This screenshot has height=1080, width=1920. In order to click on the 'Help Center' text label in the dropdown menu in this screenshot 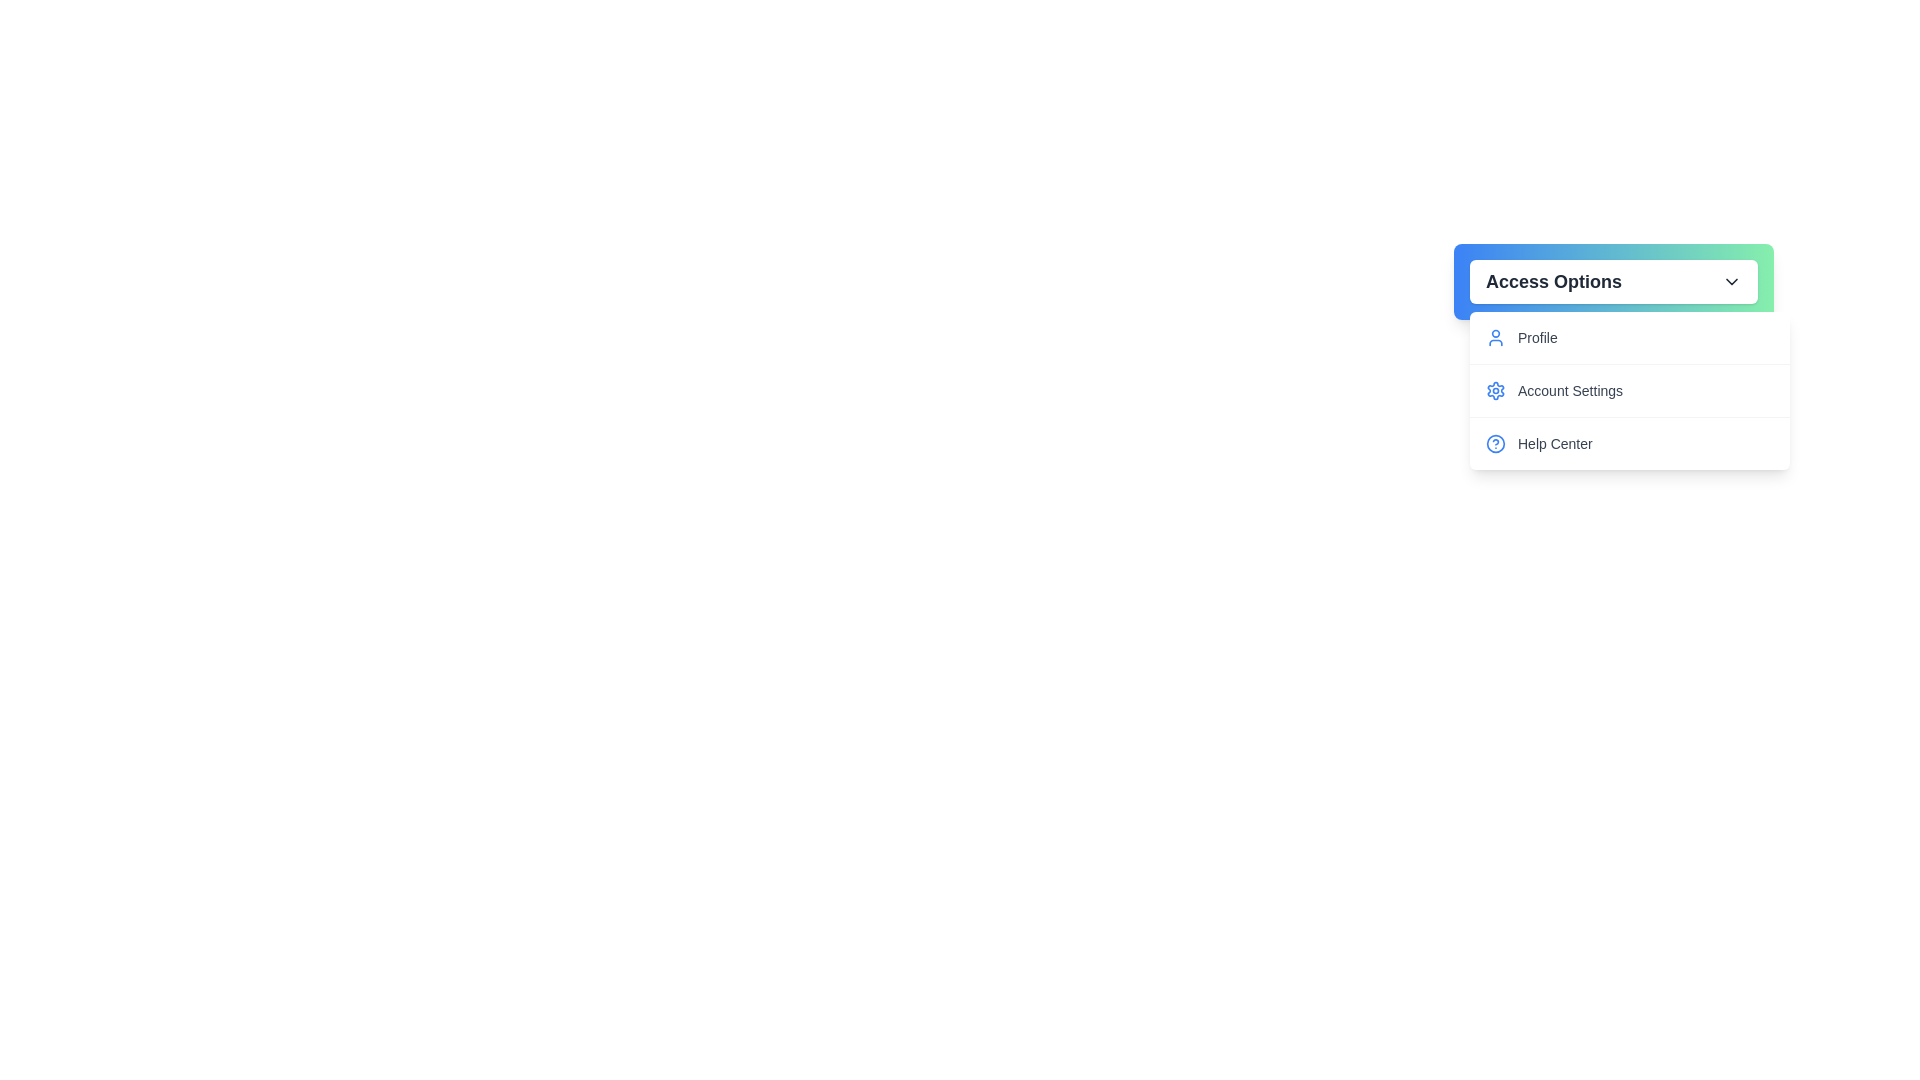, I will do `click(1554, 442)`.